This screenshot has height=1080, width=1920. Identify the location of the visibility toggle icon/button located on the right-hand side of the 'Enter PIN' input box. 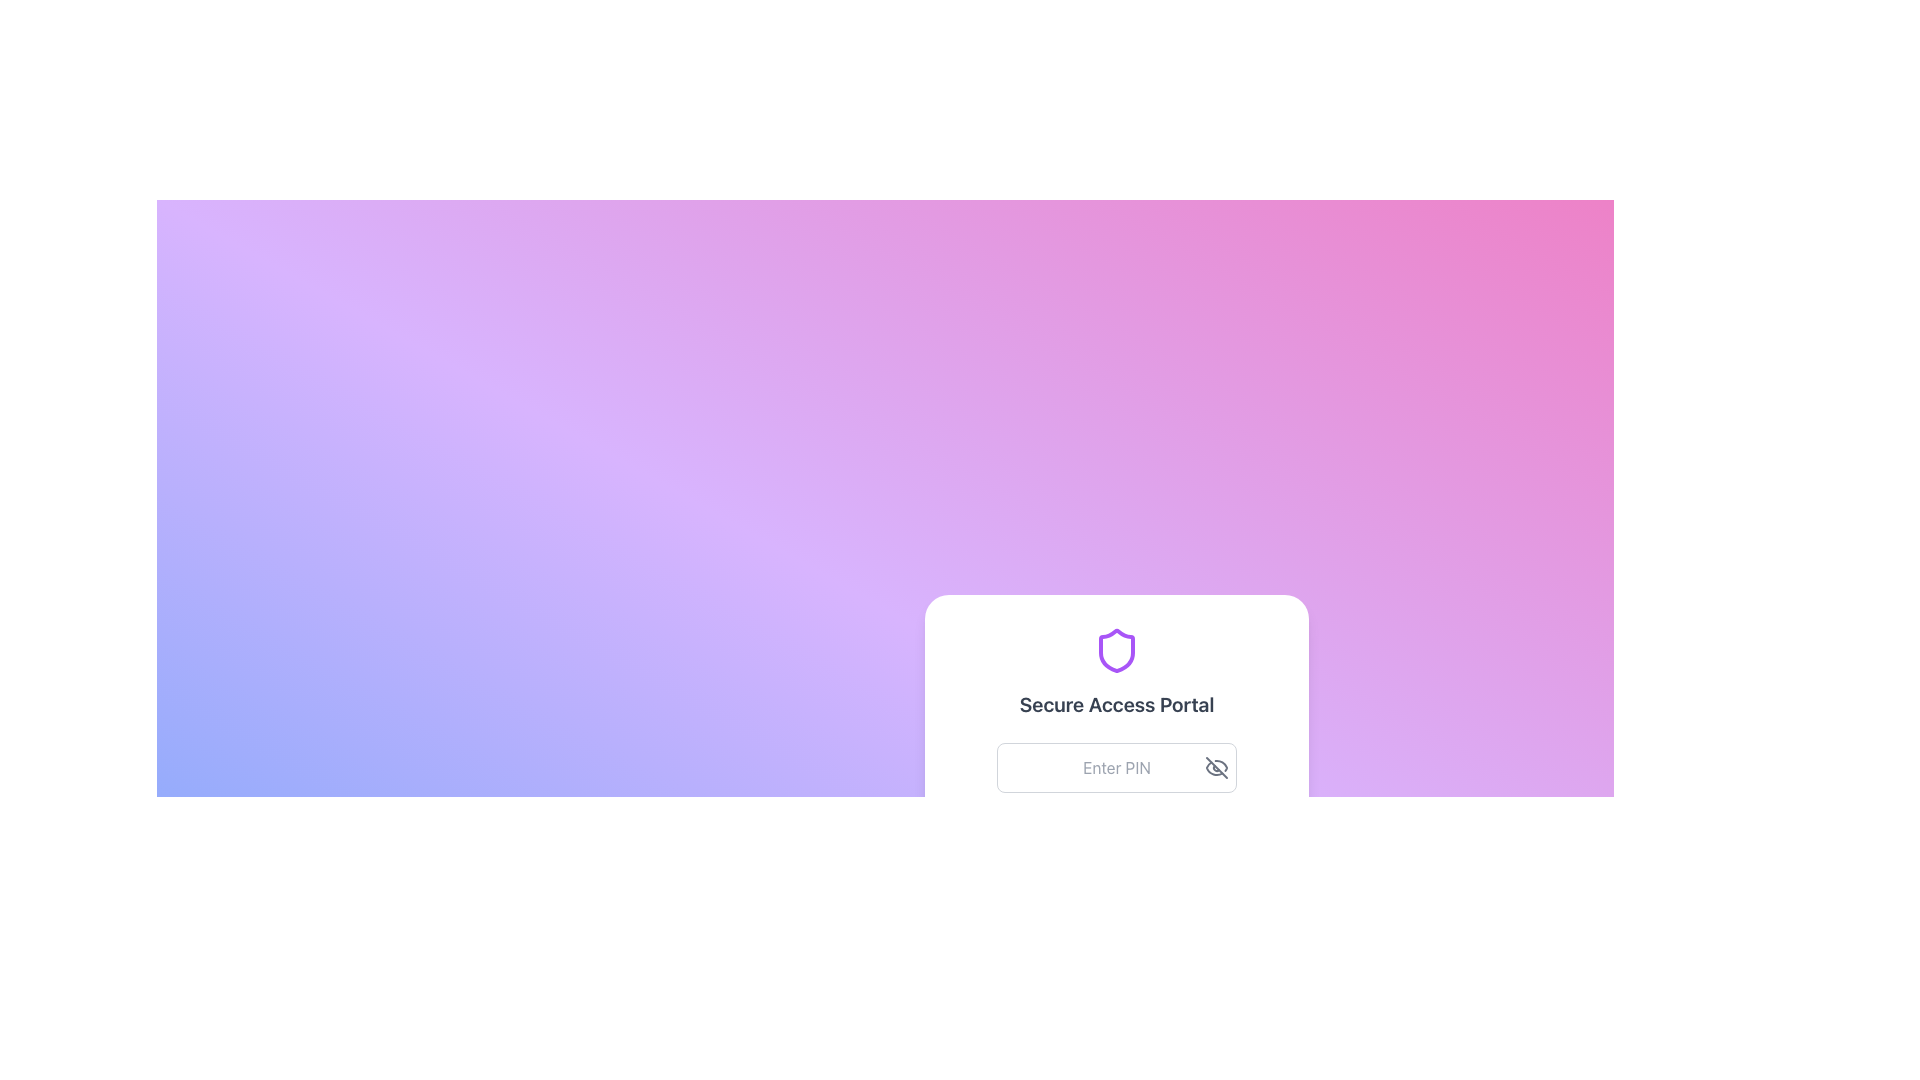
(1216, 766).